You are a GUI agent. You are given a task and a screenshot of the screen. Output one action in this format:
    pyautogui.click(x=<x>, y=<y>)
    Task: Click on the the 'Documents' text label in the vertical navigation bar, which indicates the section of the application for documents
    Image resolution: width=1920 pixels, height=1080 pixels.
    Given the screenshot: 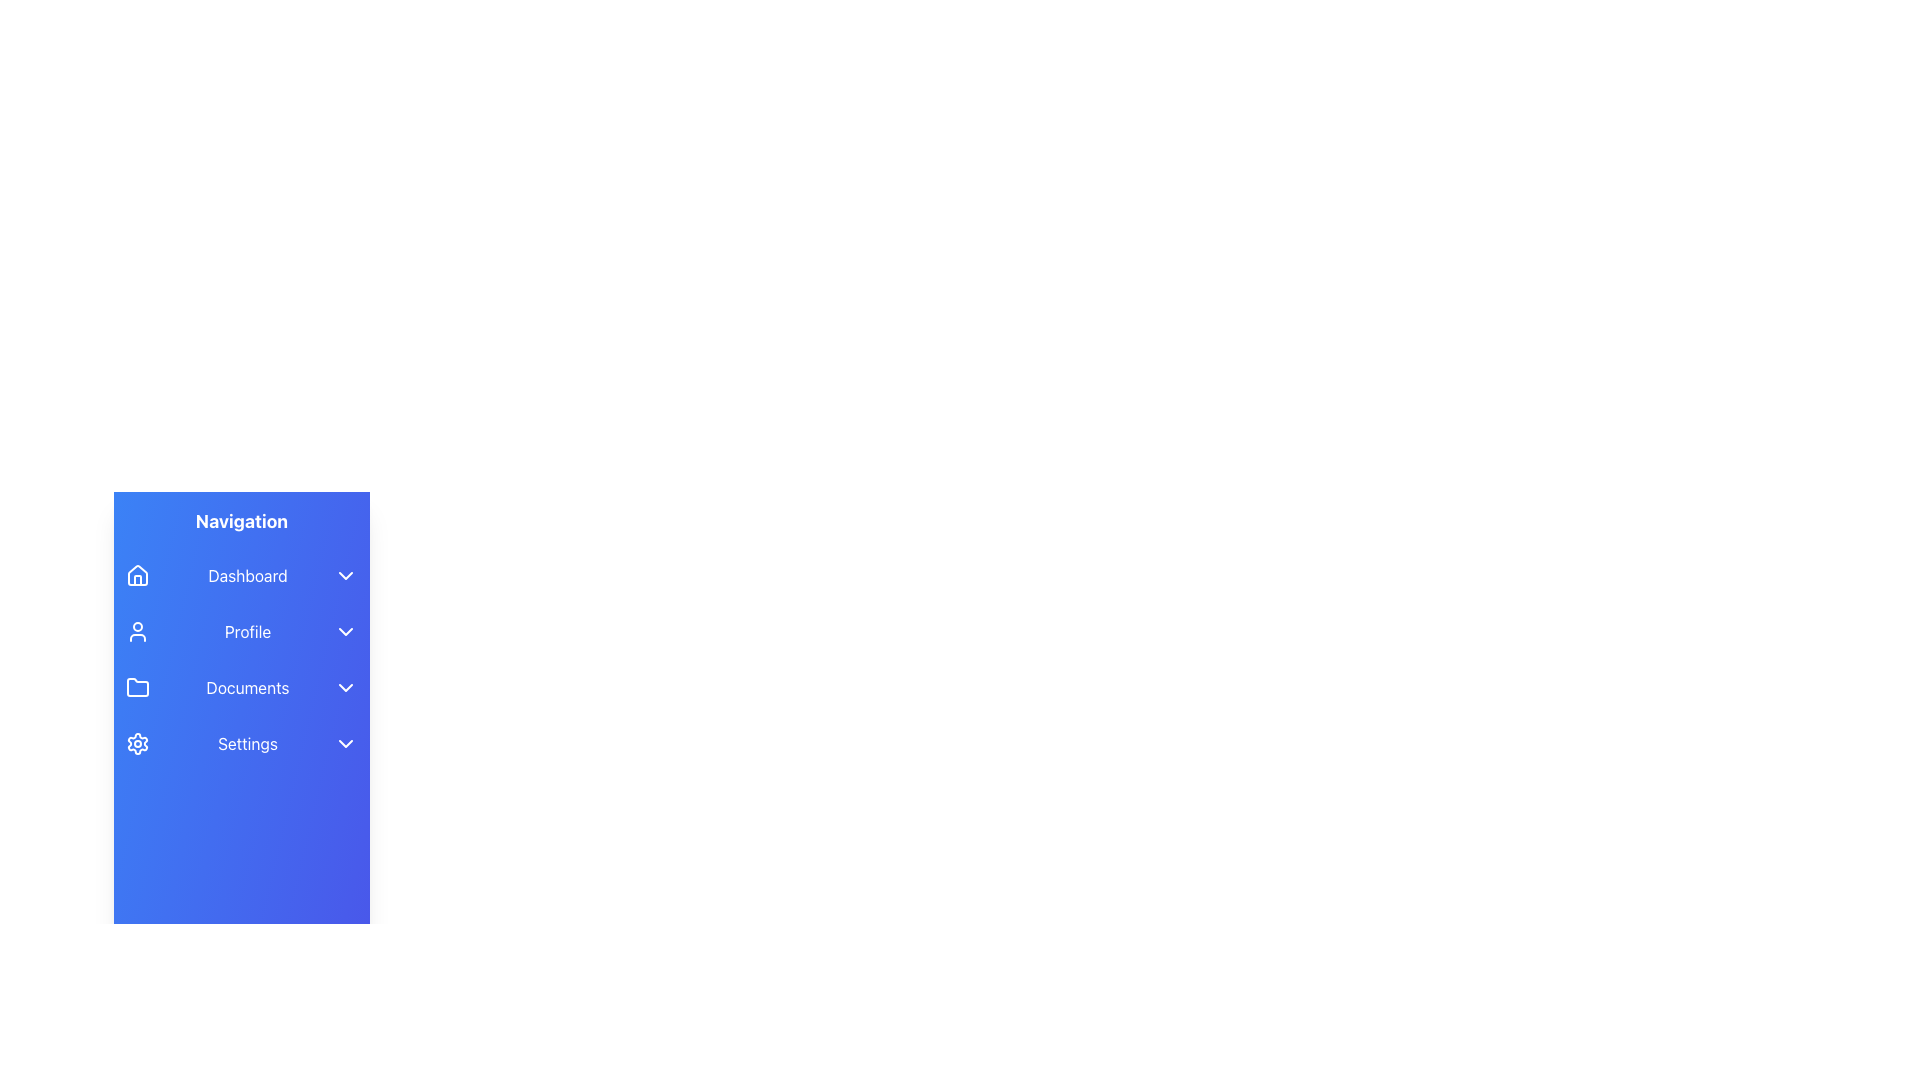 What is the action you would take?
    pyautogui.click(x=247, y=686)
    